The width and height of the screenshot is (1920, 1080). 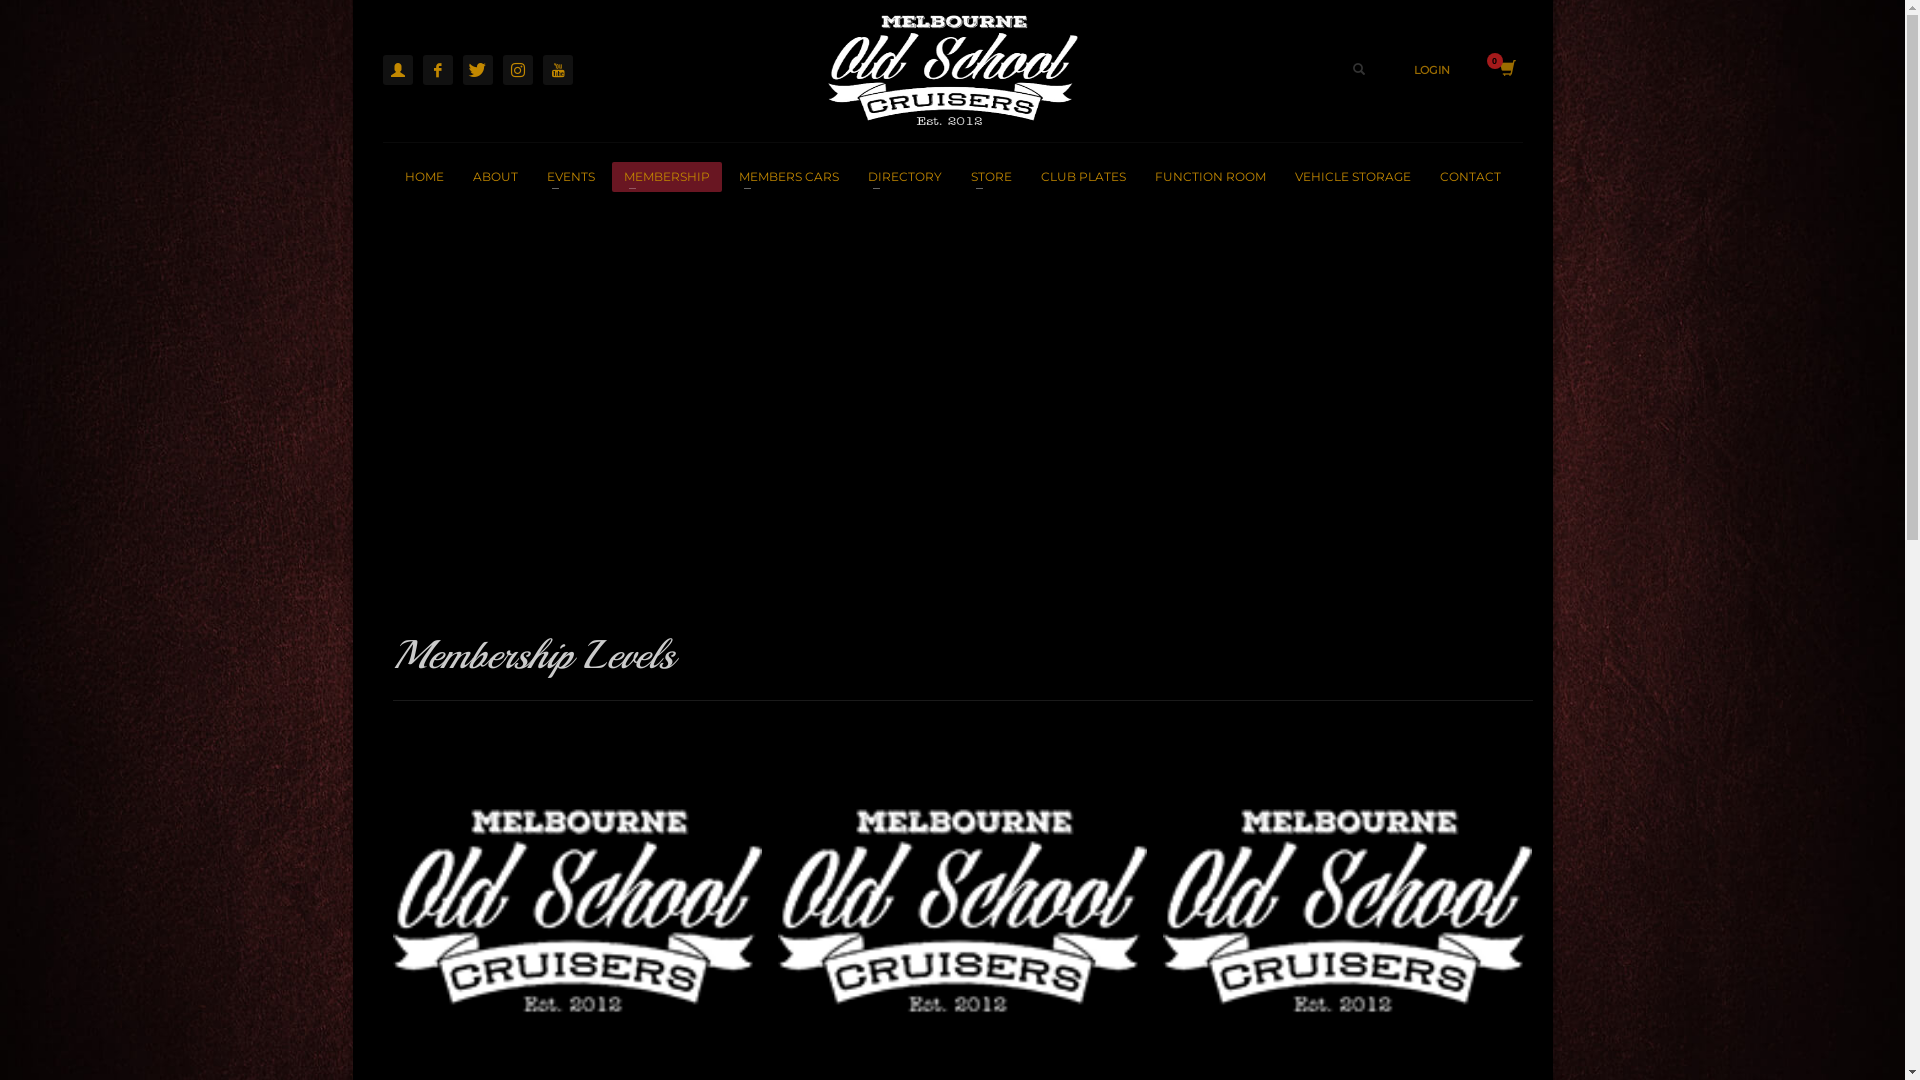 I want to click on 'VEHICLE STORAGE', so click(x=1281, y=175).